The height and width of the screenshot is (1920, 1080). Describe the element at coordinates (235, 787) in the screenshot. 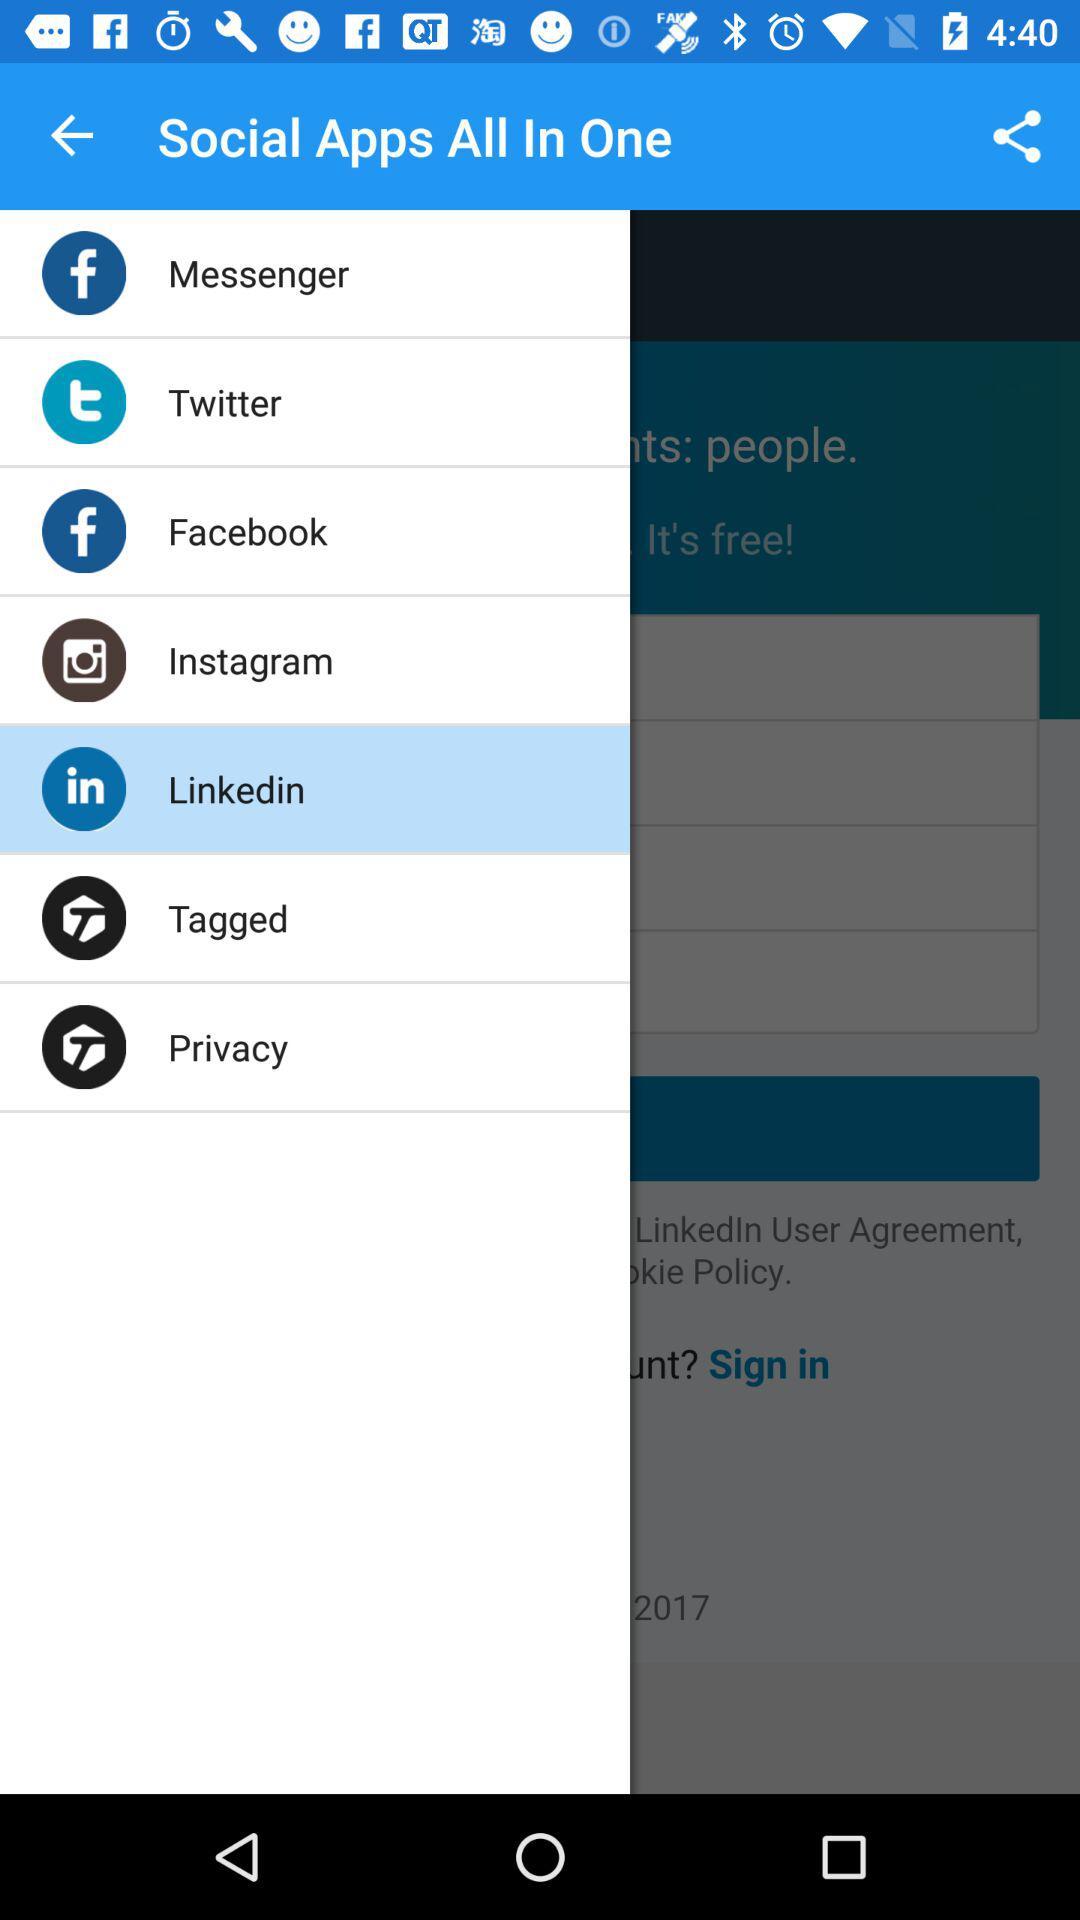

I see `the linkedin app` at that location.